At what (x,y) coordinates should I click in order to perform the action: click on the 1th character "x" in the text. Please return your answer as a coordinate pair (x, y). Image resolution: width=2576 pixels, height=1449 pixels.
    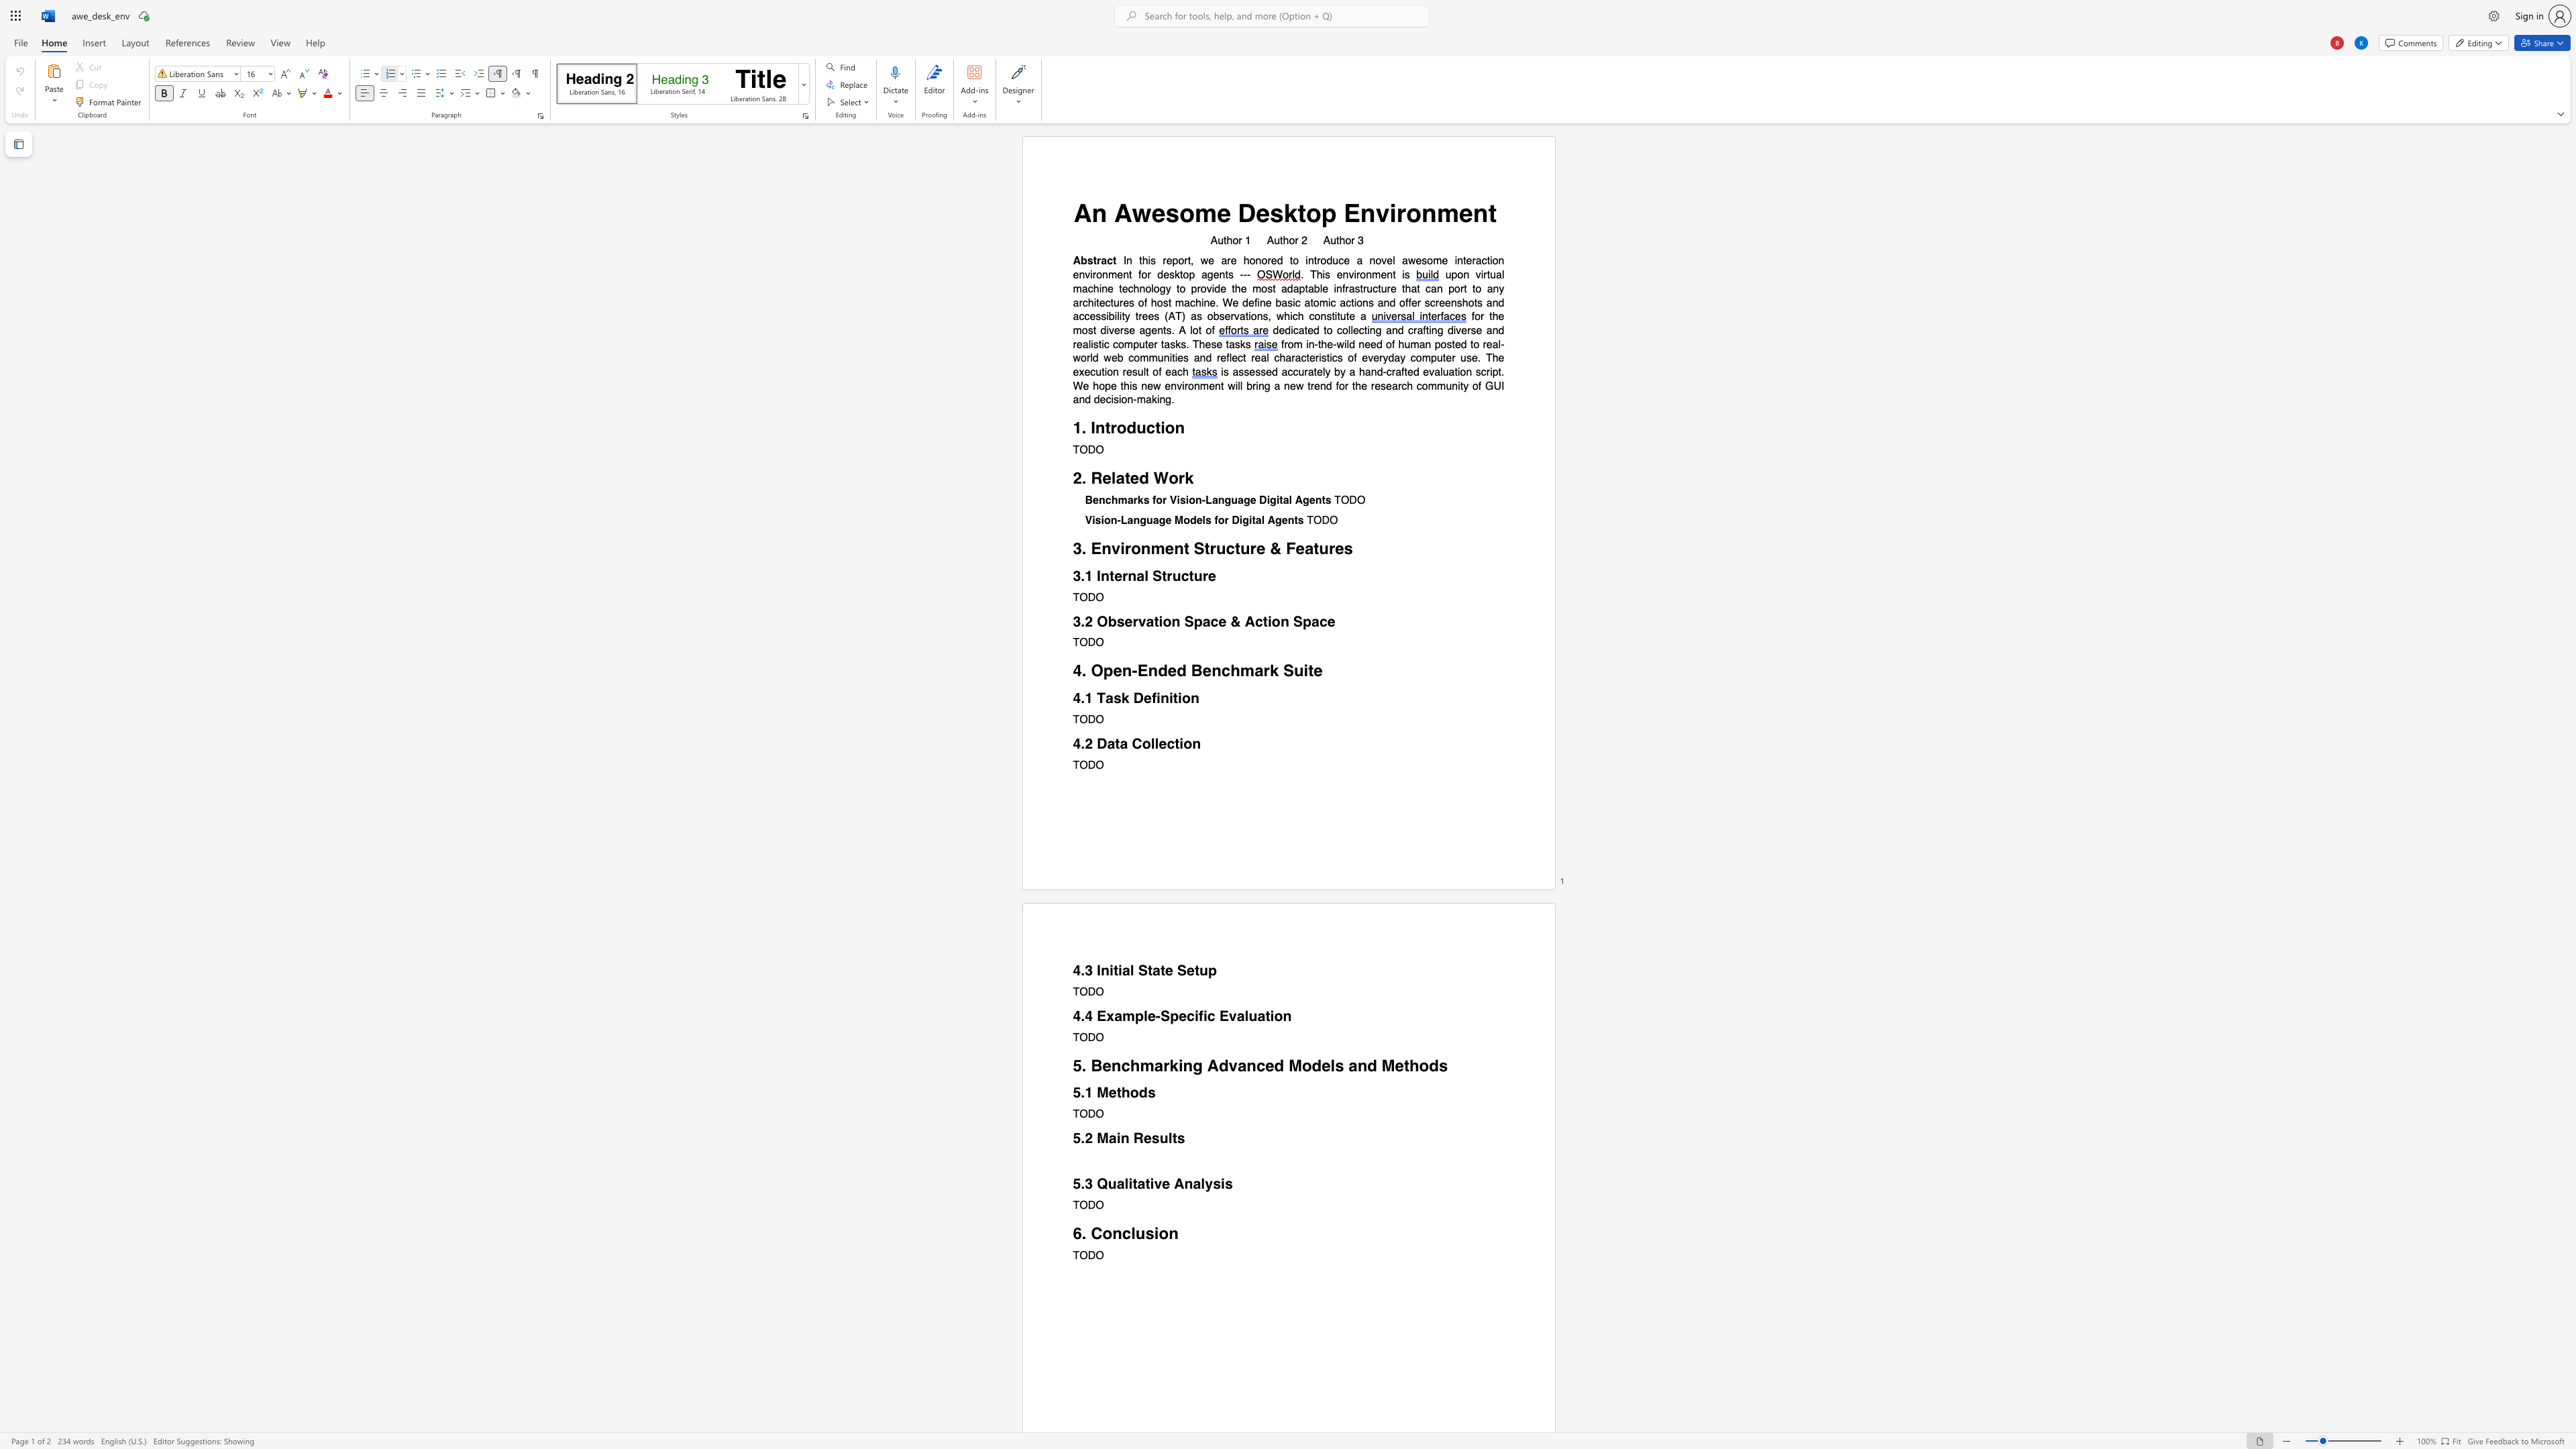
    Looking at the image, I should click on (1110, 1016).